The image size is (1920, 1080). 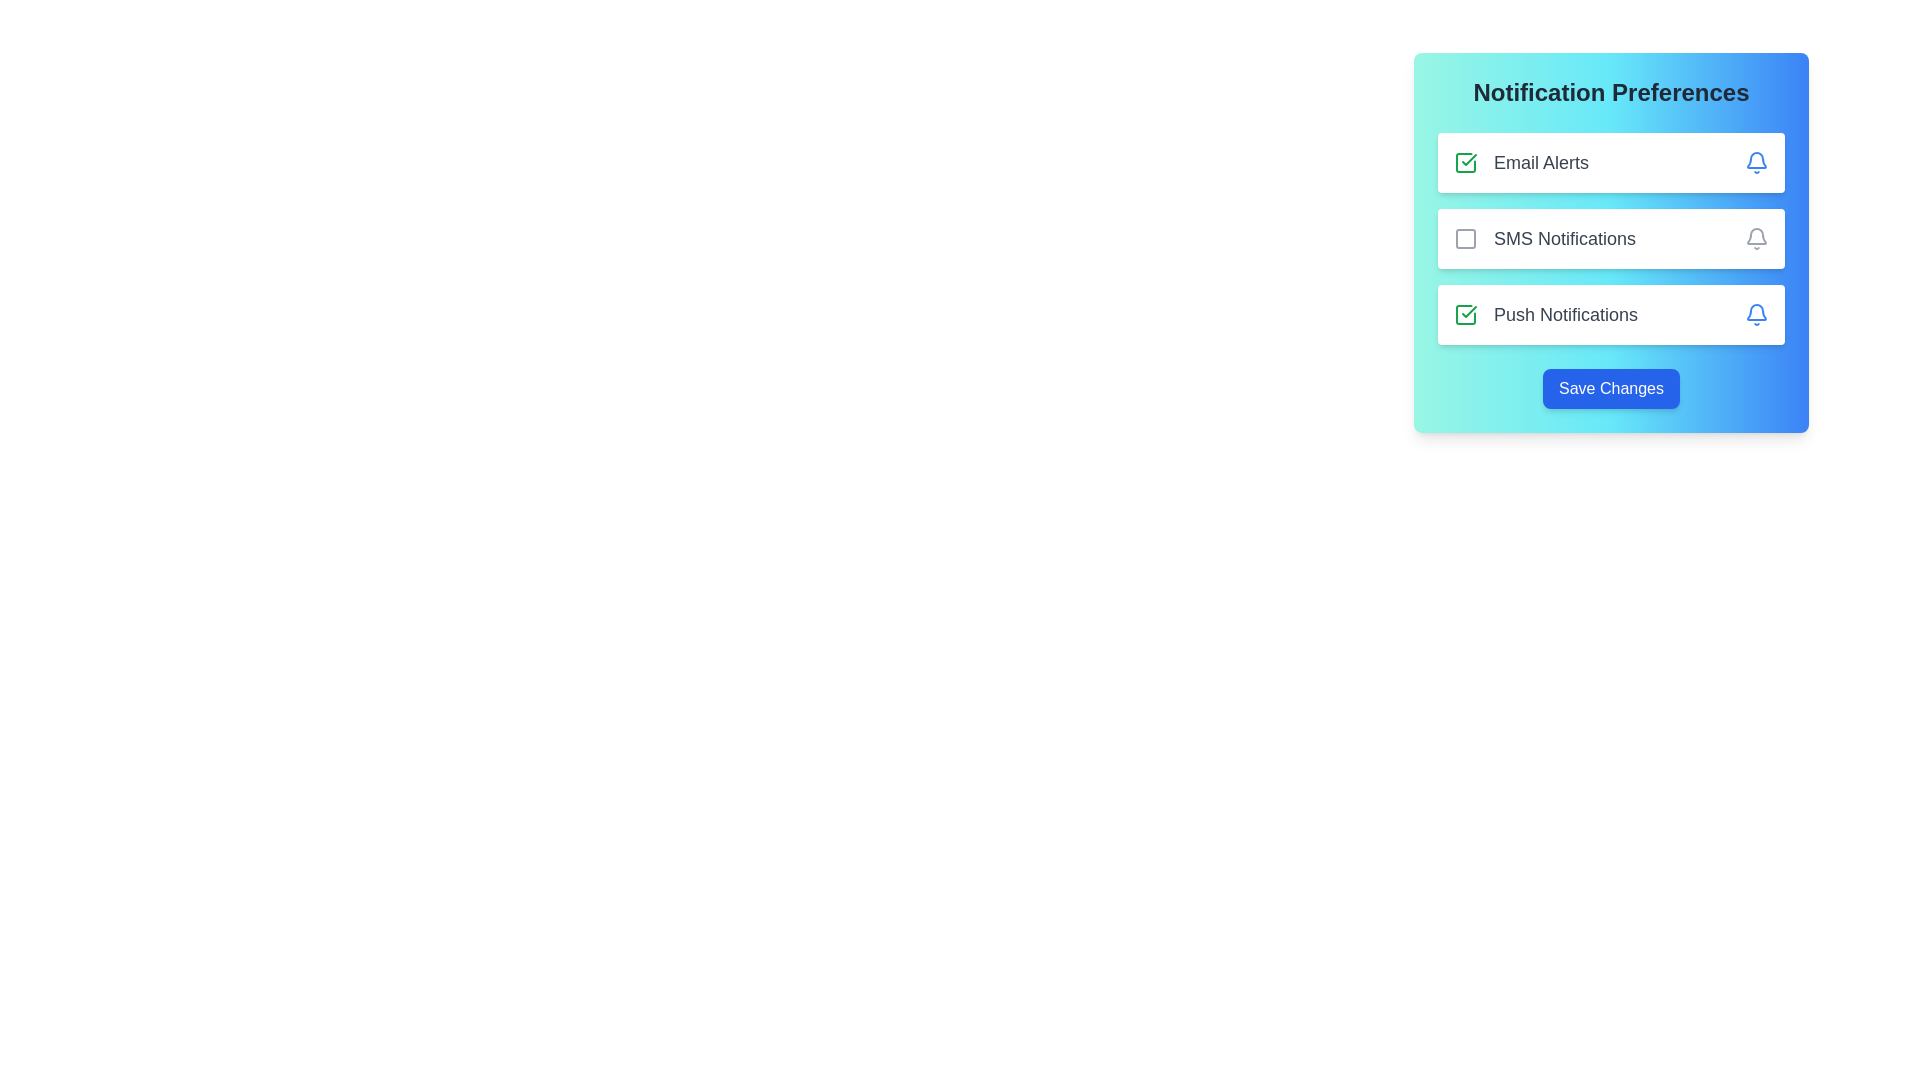 I want to click on the checkboxes in the Grouped List of Selectable Items, so click(x=1611, y=238).